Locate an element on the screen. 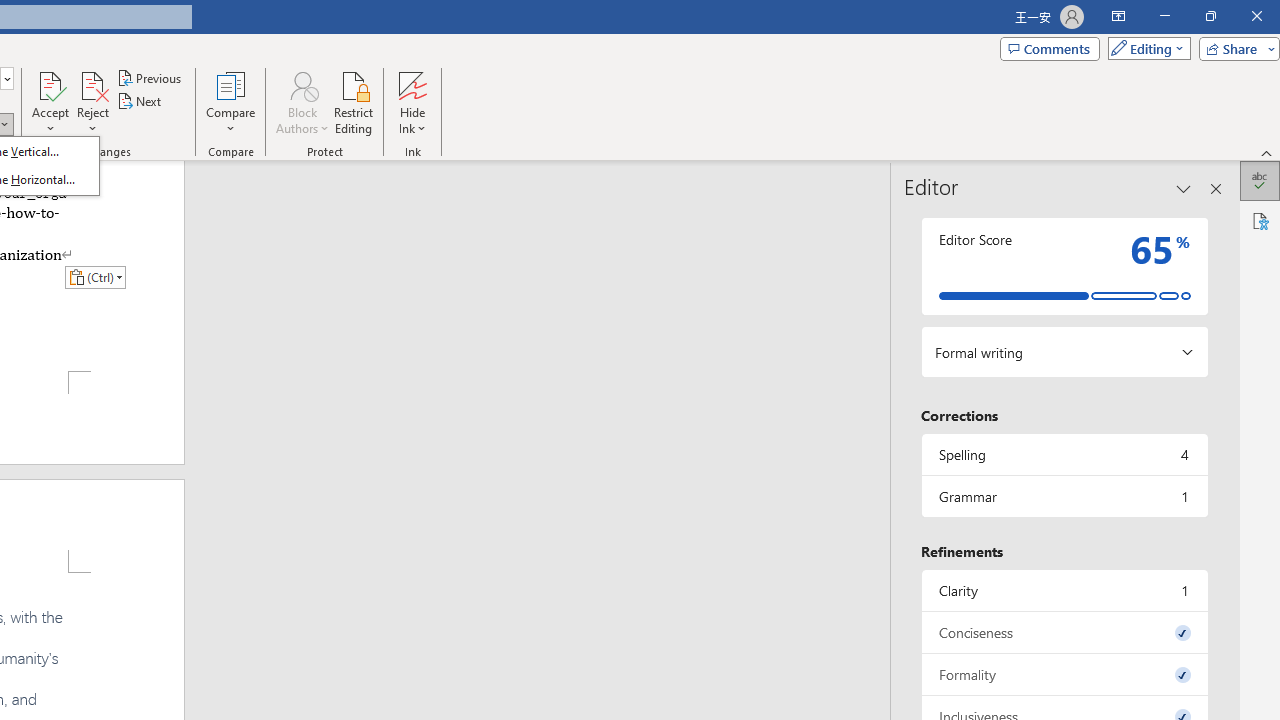  'Reject and Move to Next' is located at coordinates (91, 84).